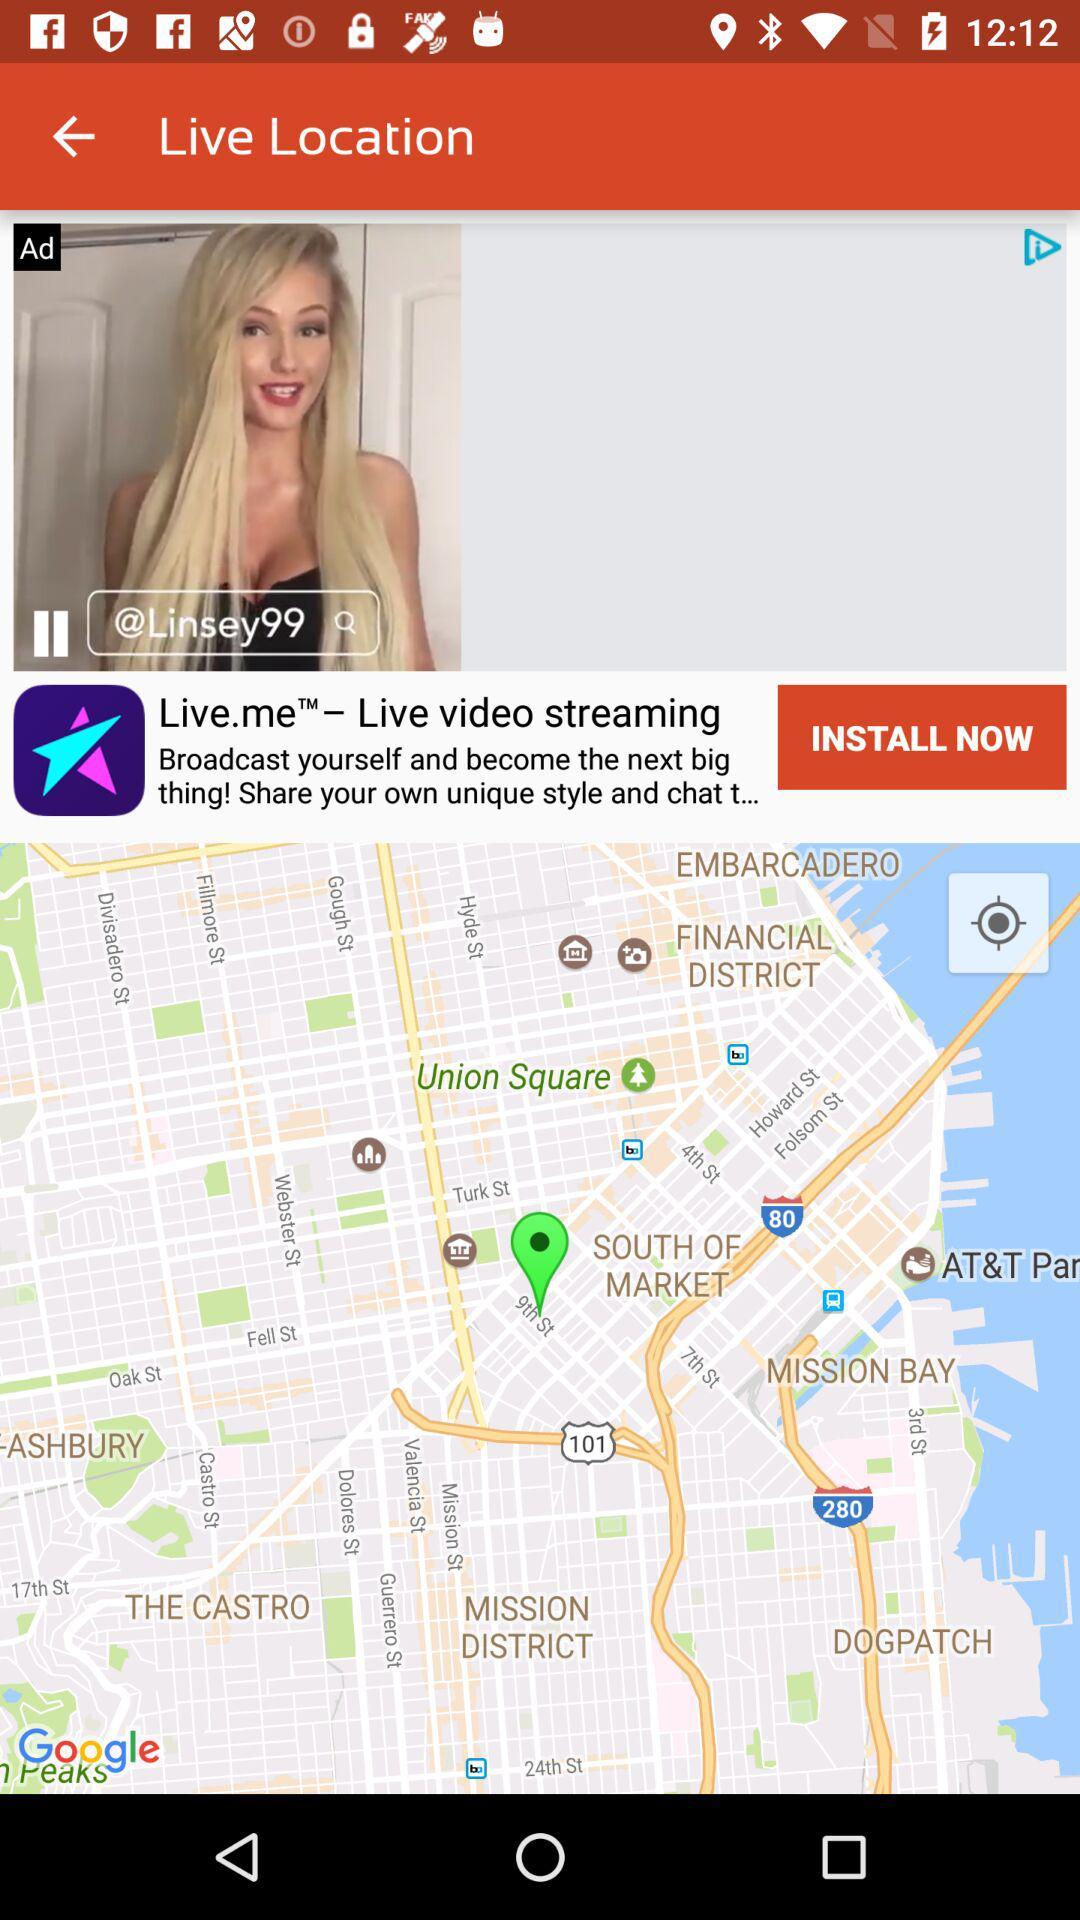 The width and height of the screenshot is (1080, 1920). I want to click on the item to the left of install now item, so click(461, 774).